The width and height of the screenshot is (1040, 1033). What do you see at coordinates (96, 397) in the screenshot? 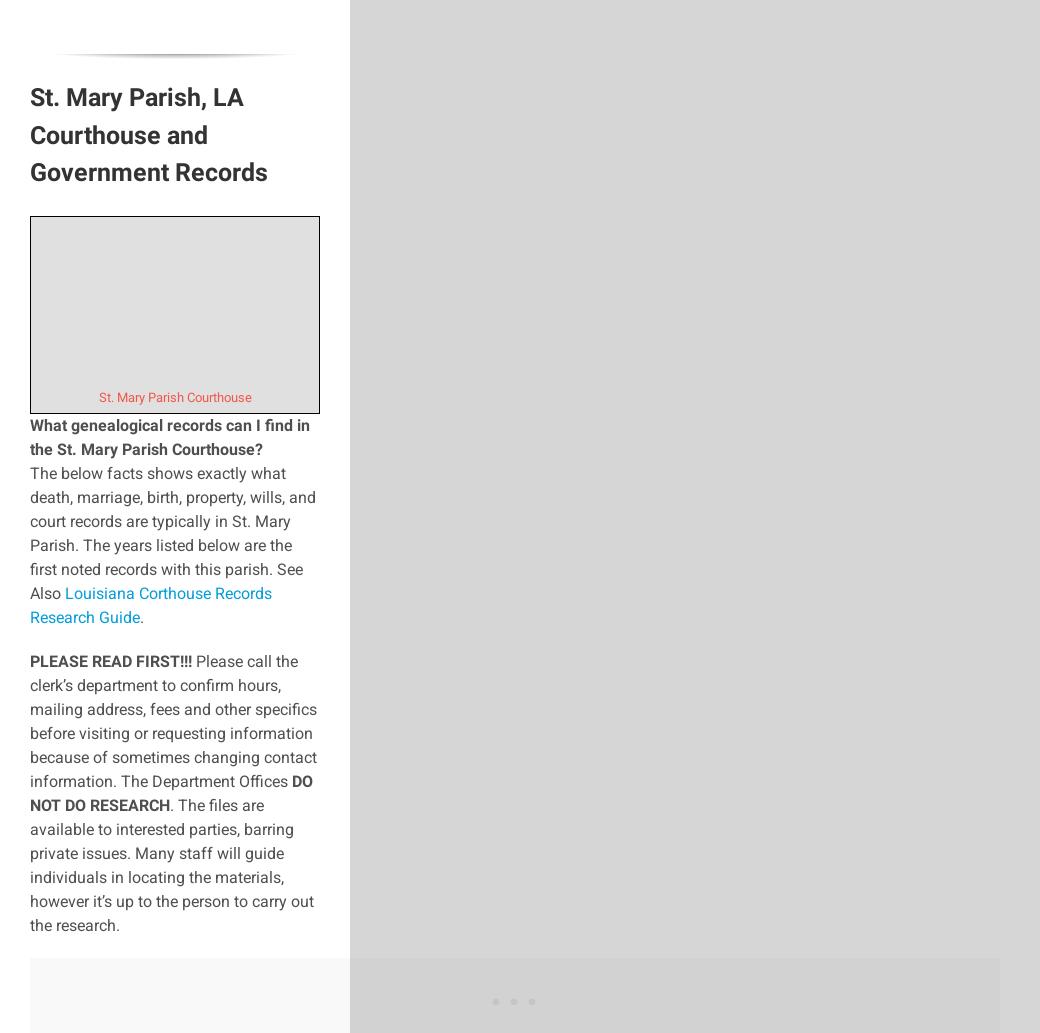
I see `'St. Mary Parish Courthouse'` at bounding box center [96, 397].